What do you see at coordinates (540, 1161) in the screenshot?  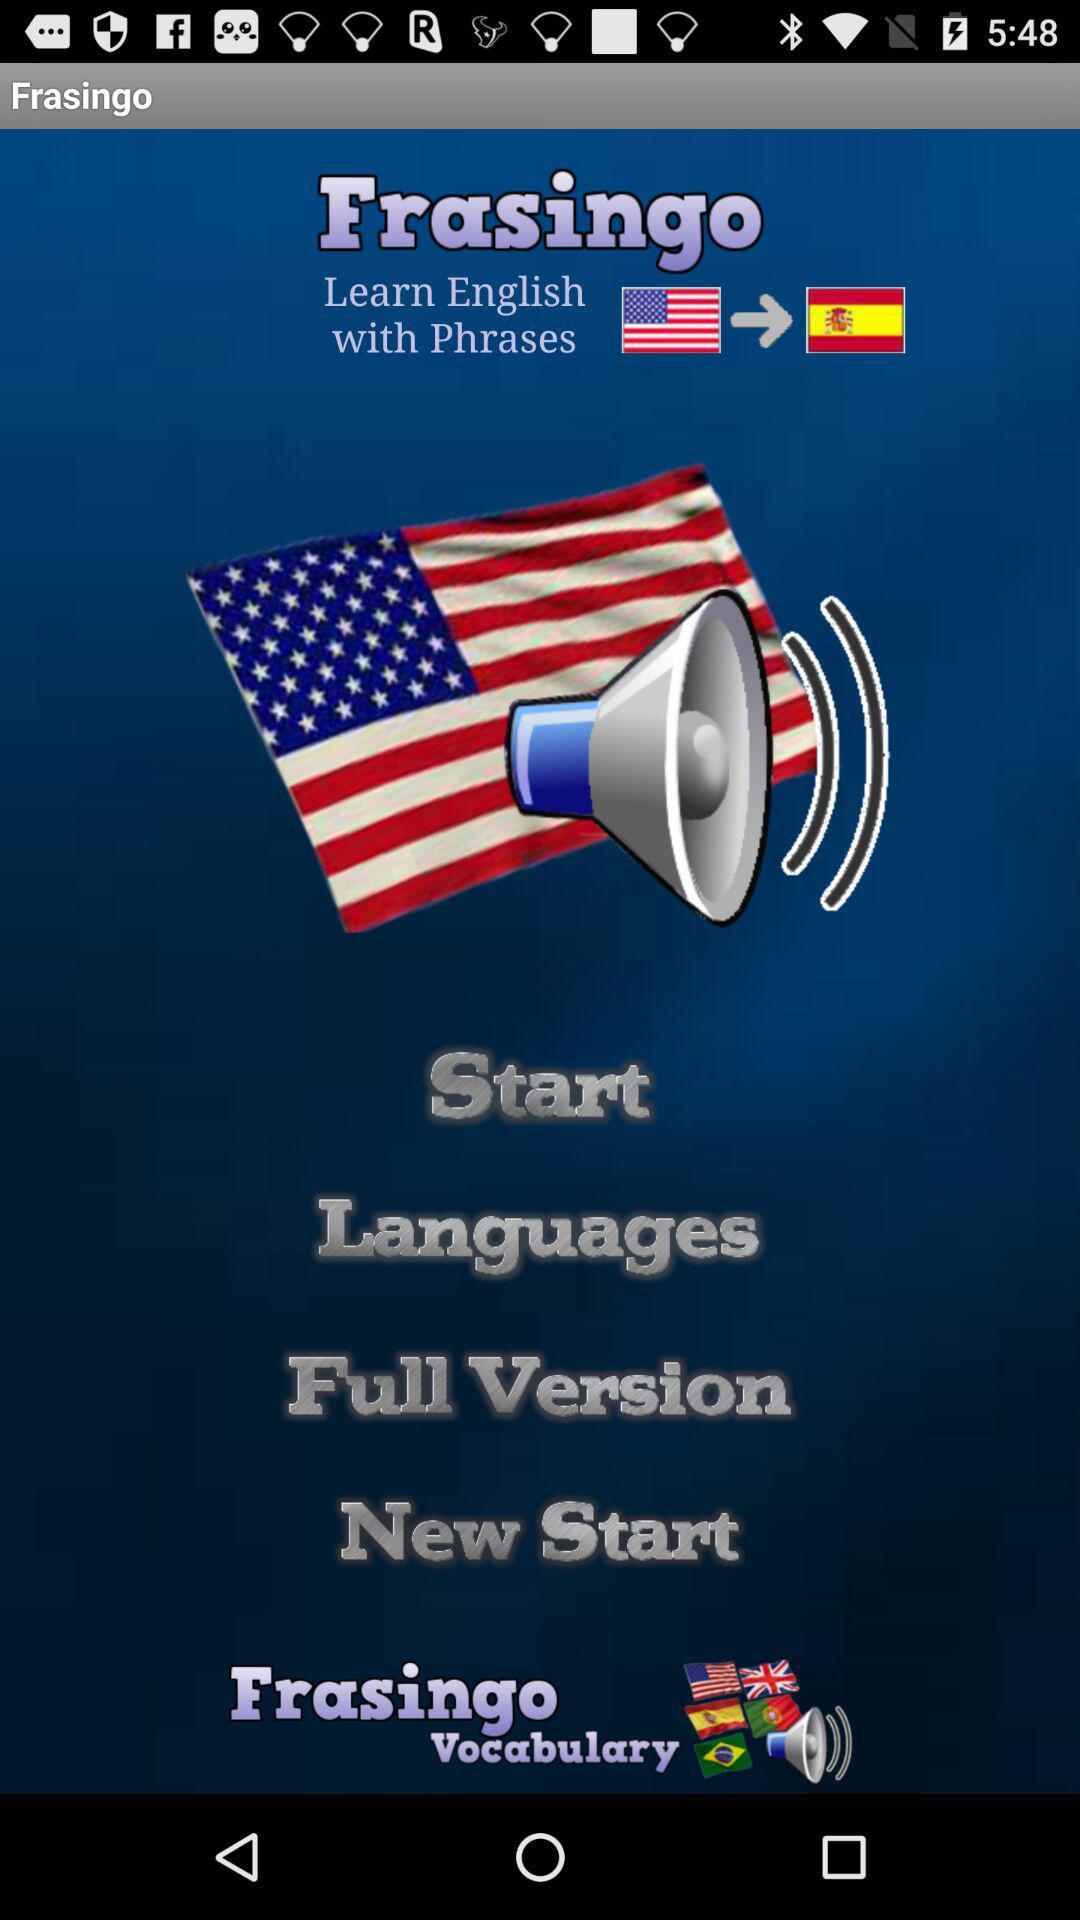 I see `the sliders icon` at bounding box center [540, 1161].